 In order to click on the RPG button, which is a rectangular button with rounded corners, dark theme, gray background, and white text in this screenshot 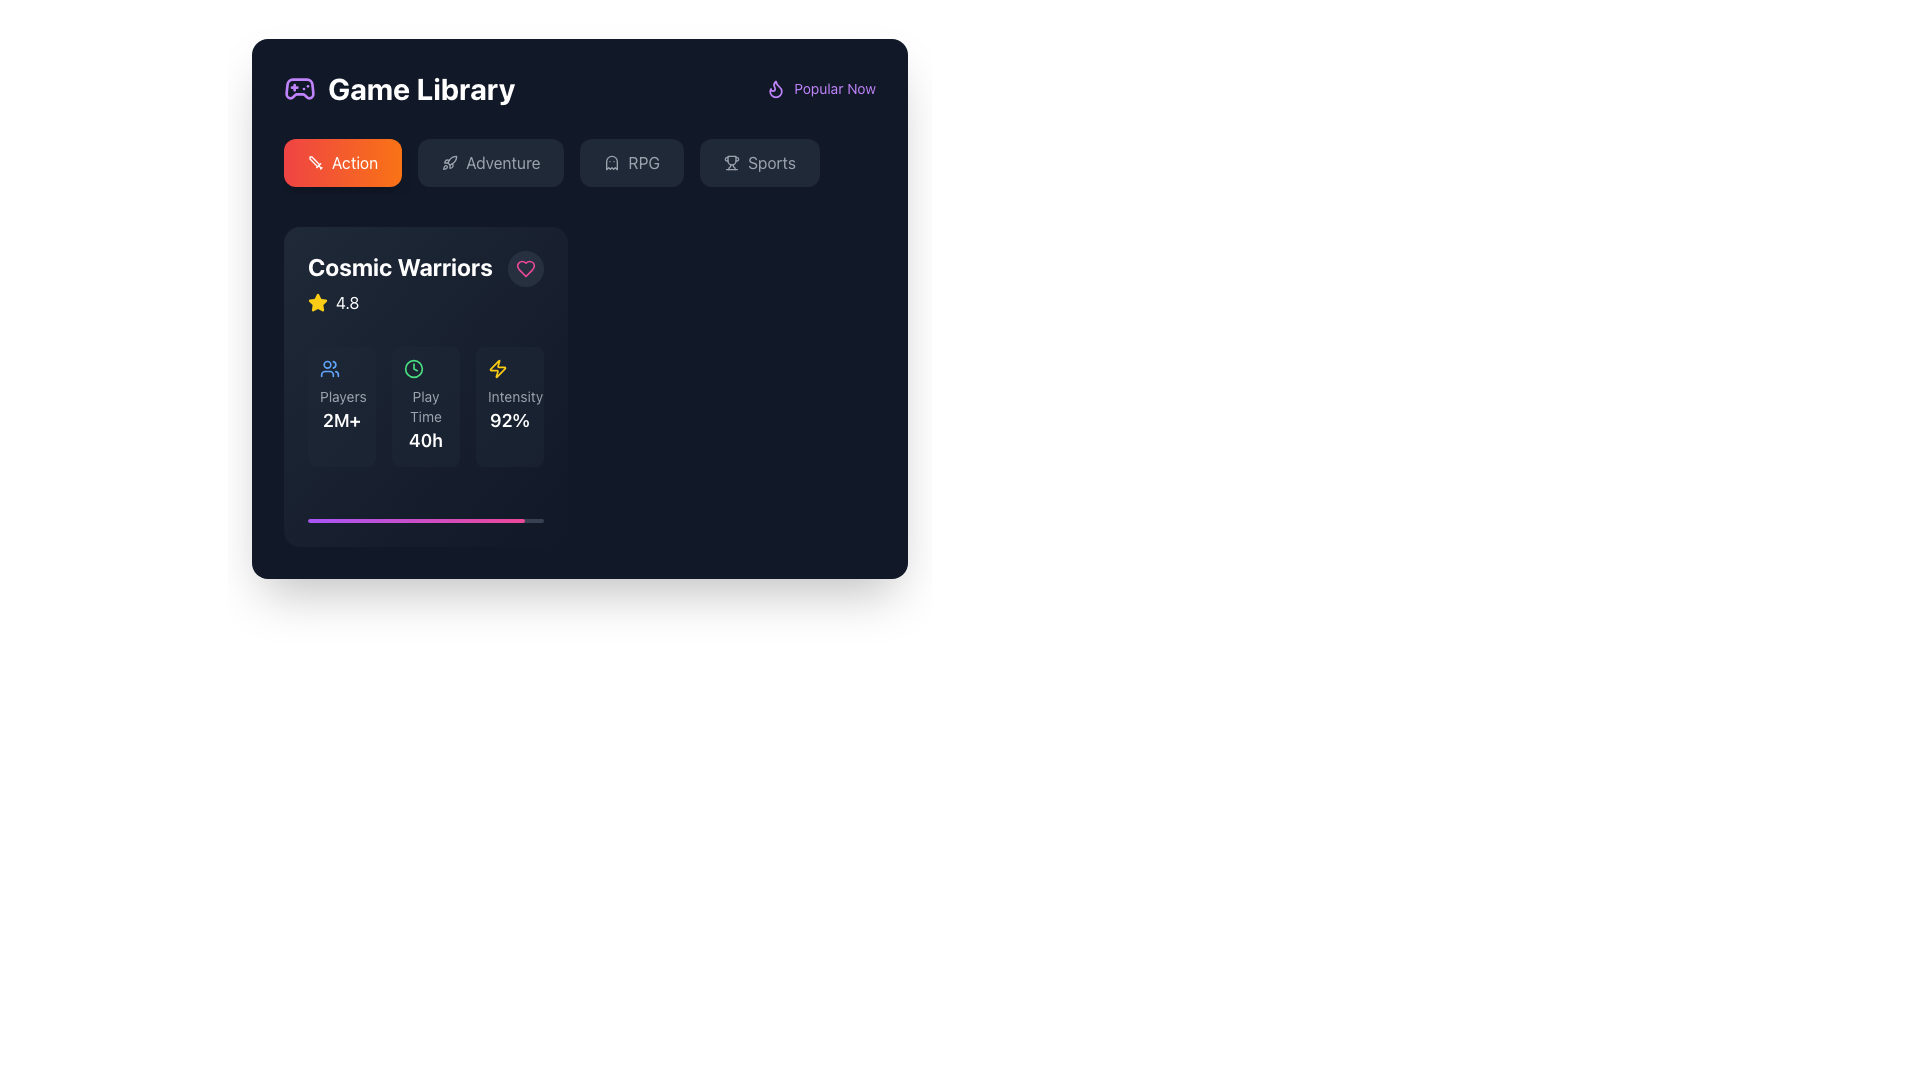, I will do `click(631, 161)`.